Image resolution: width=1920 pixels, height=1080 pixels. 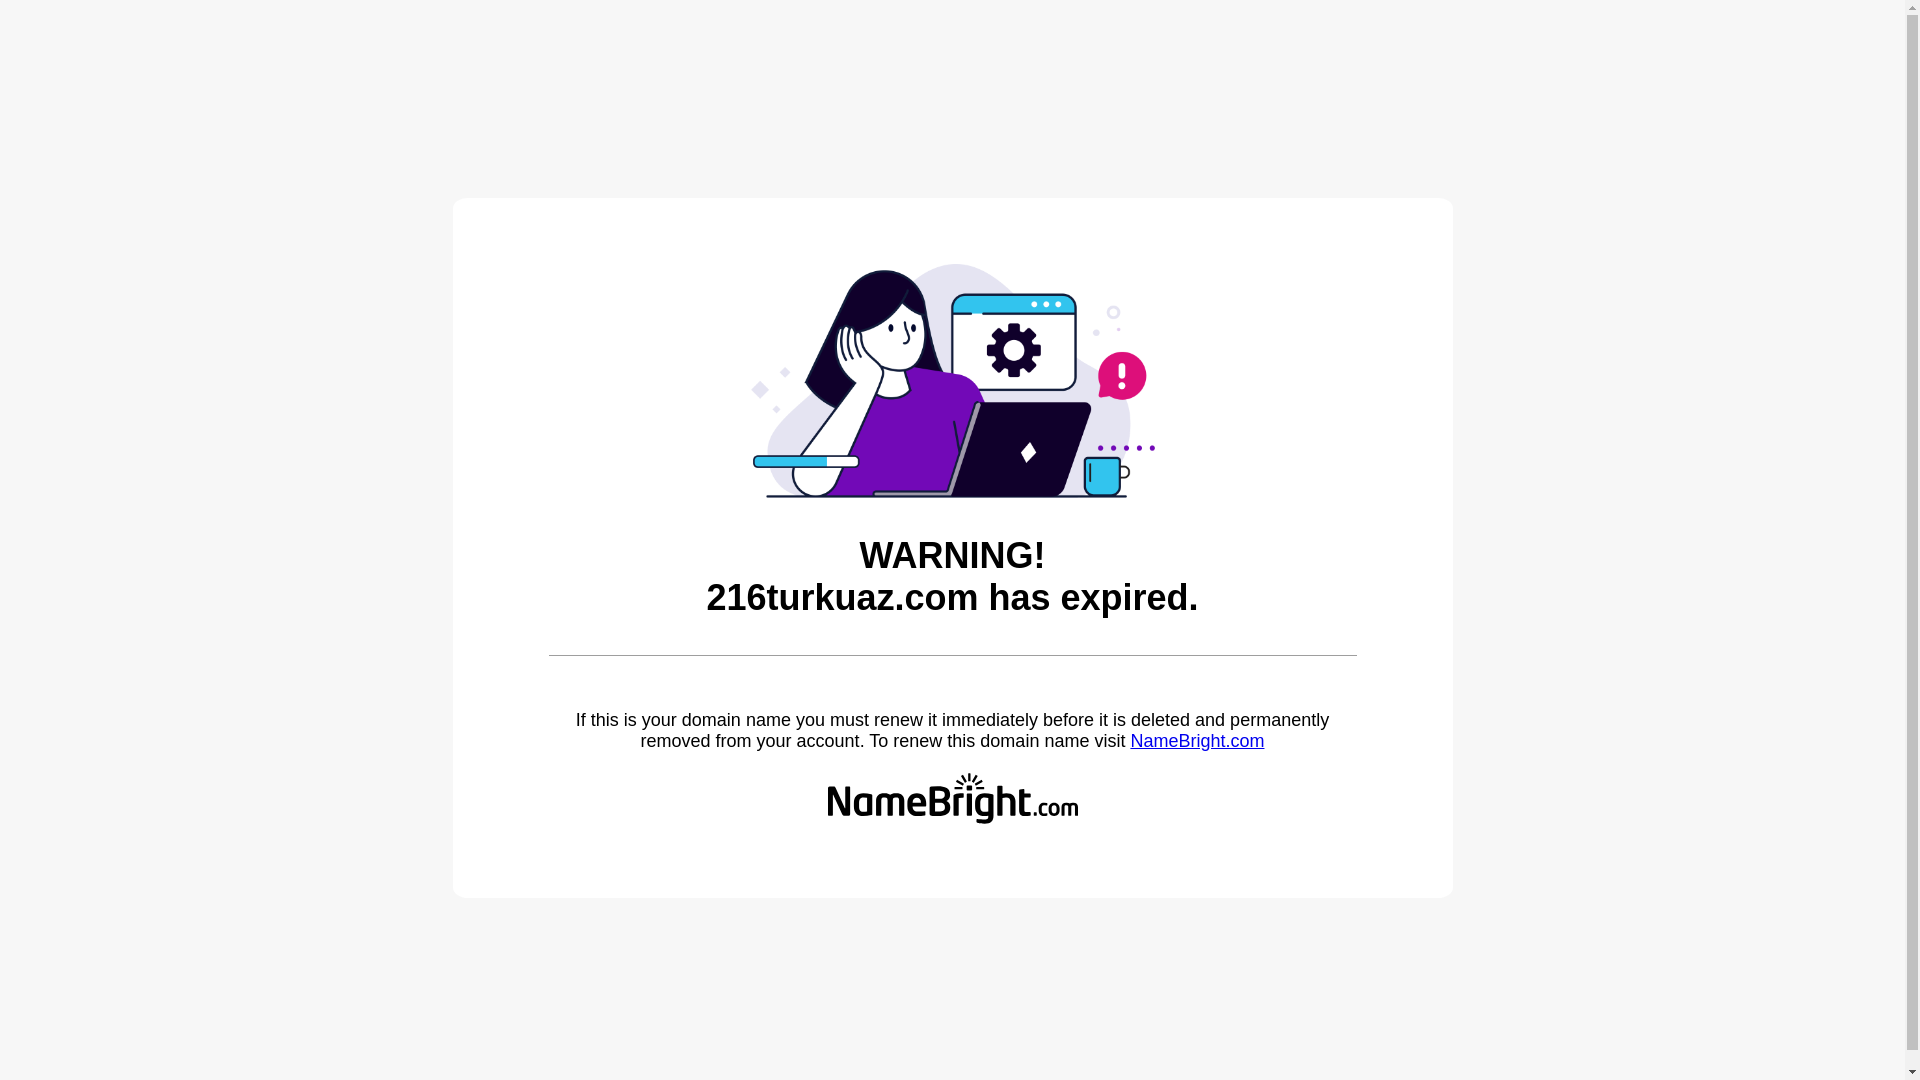 I want to click on 'NameBright.com', so click(x=1196, y=740).